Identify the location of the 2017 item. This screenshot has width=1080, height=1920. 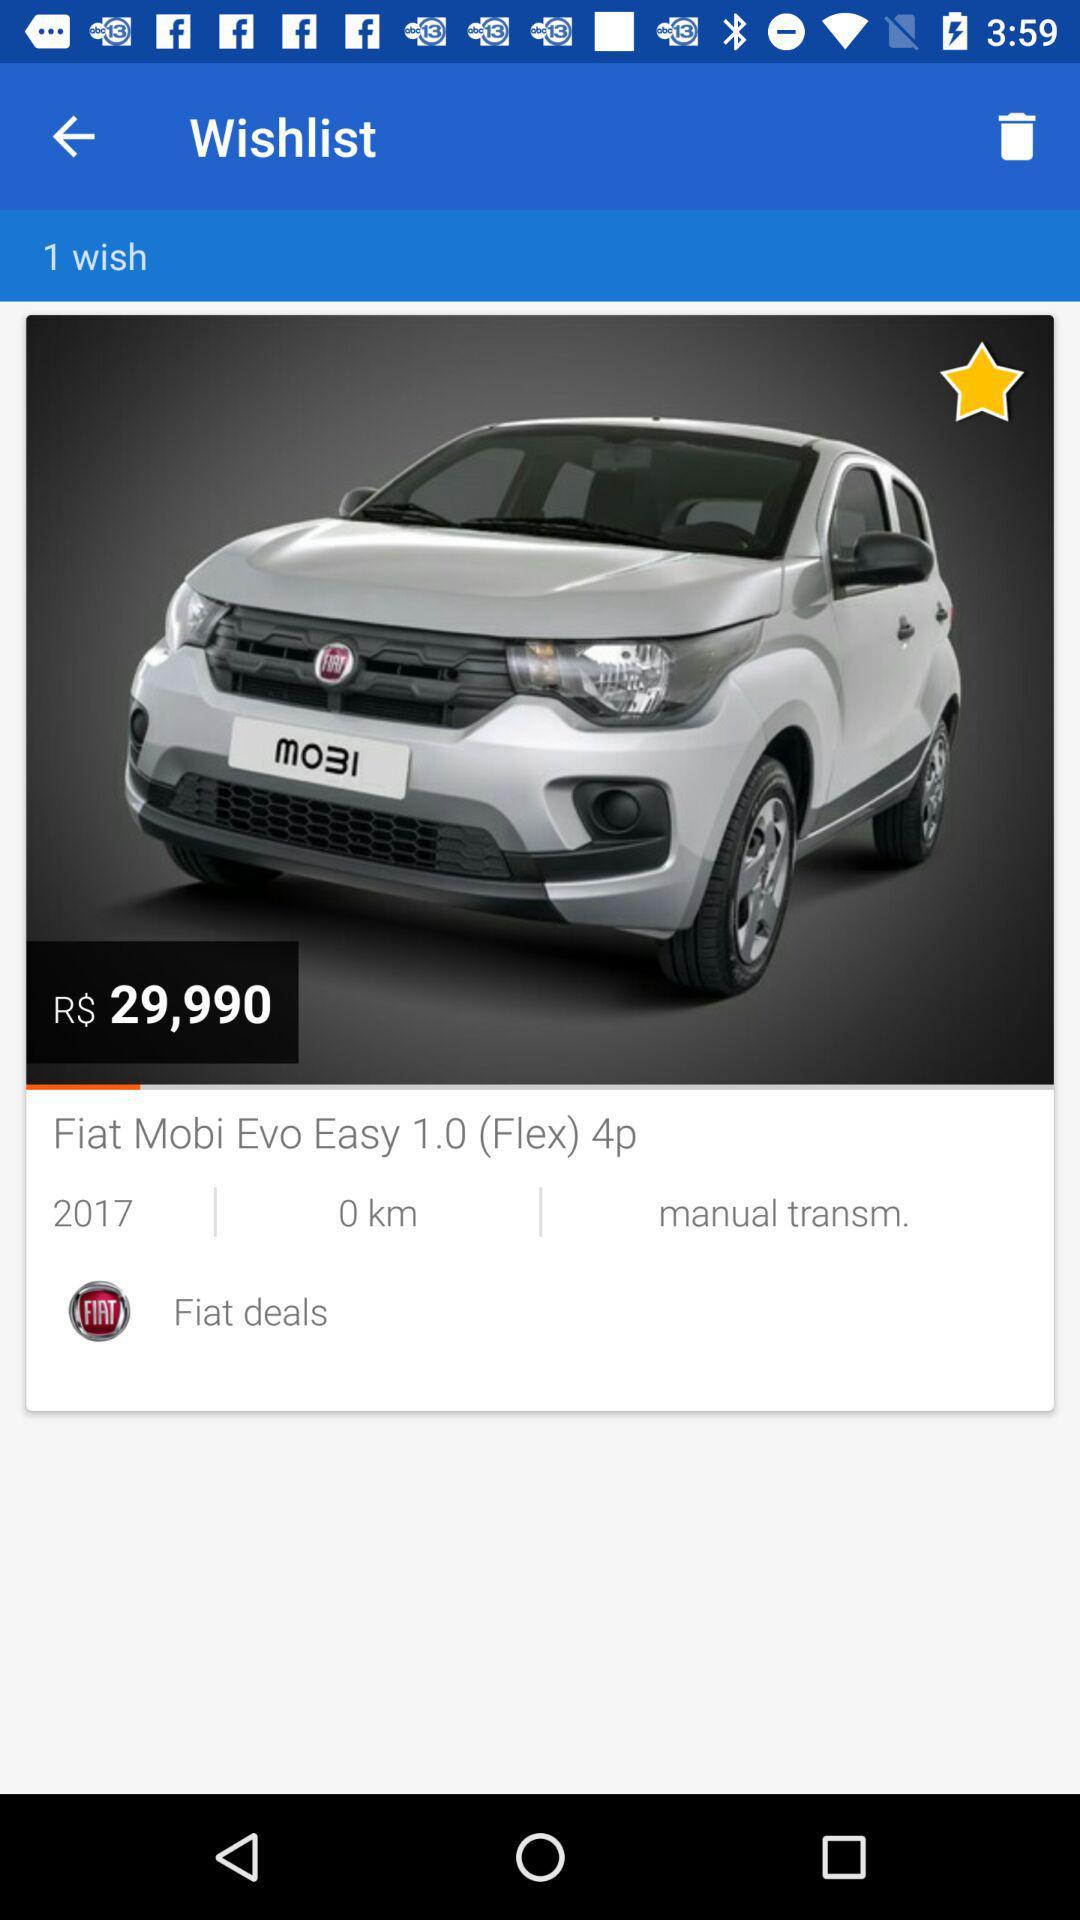
(133, 1210).